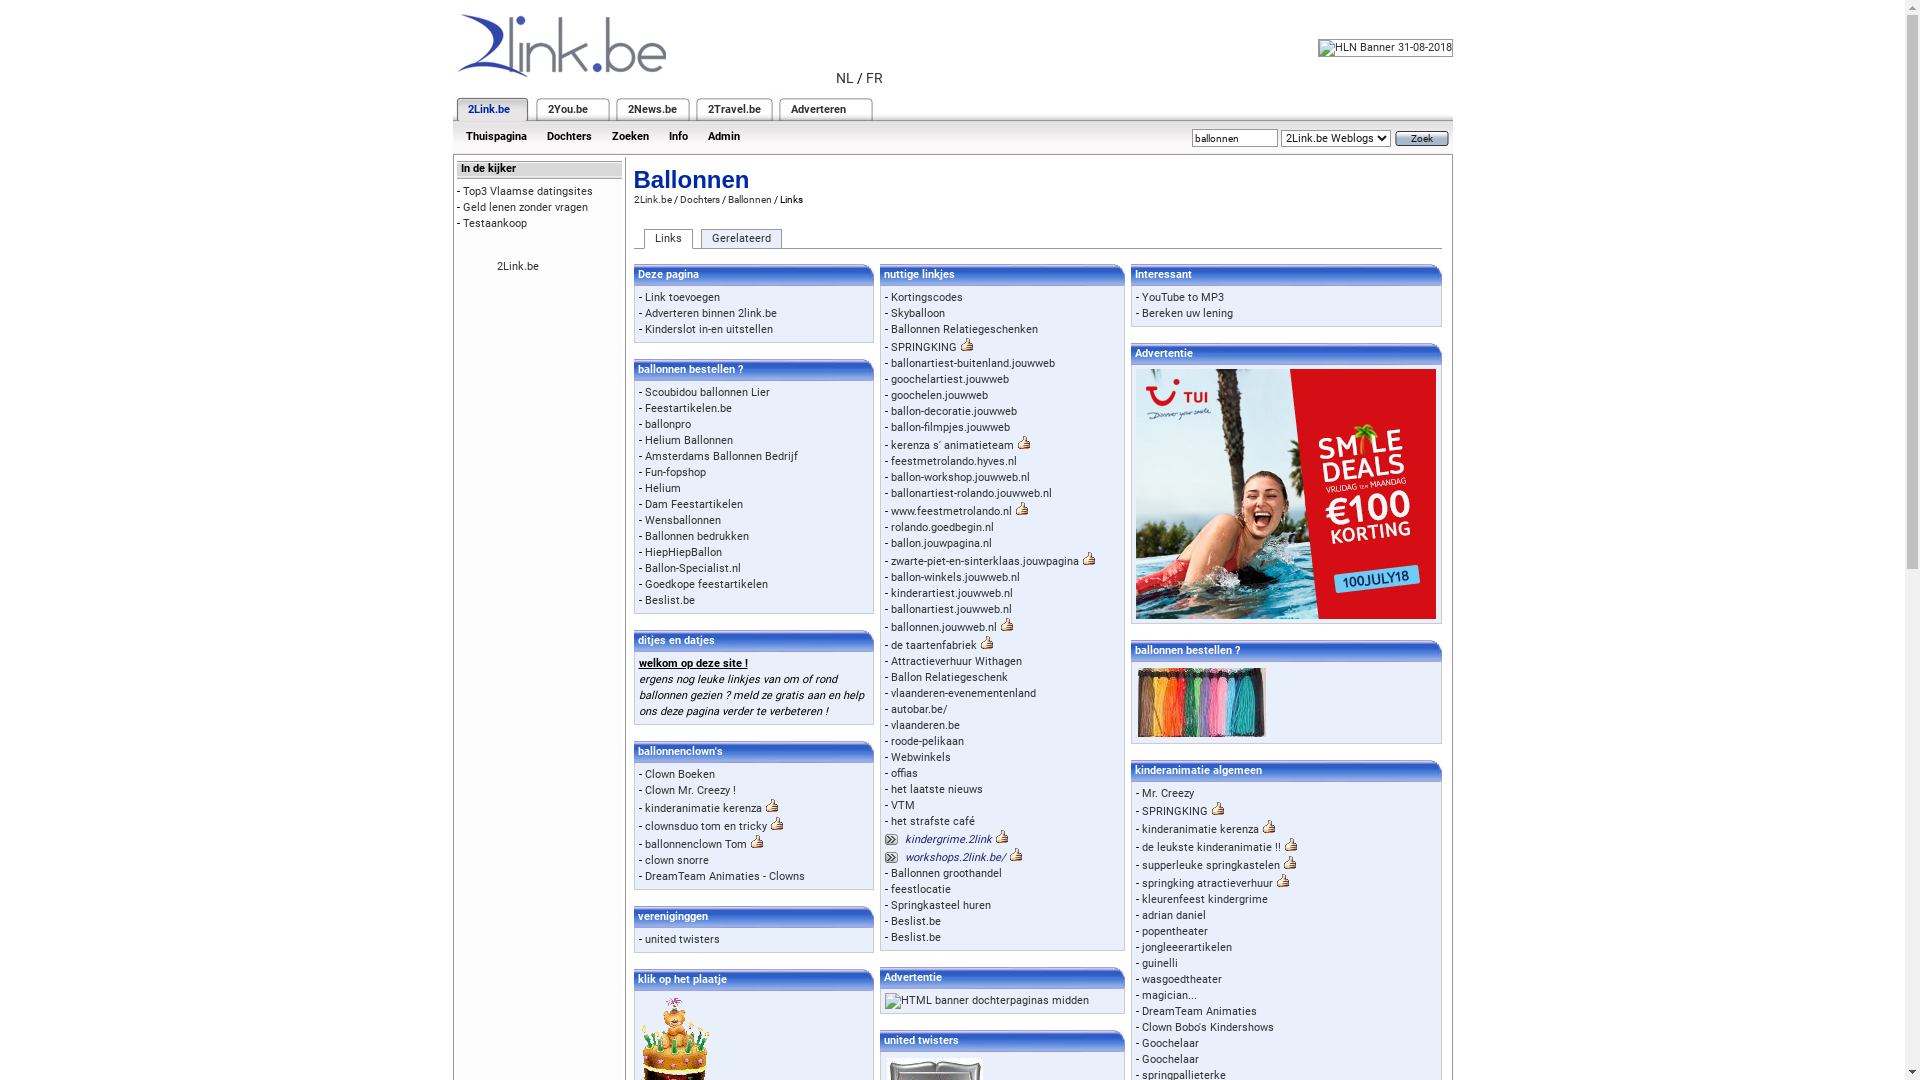  I want to click on 'Bereken uw lening', so click(1187, 313).